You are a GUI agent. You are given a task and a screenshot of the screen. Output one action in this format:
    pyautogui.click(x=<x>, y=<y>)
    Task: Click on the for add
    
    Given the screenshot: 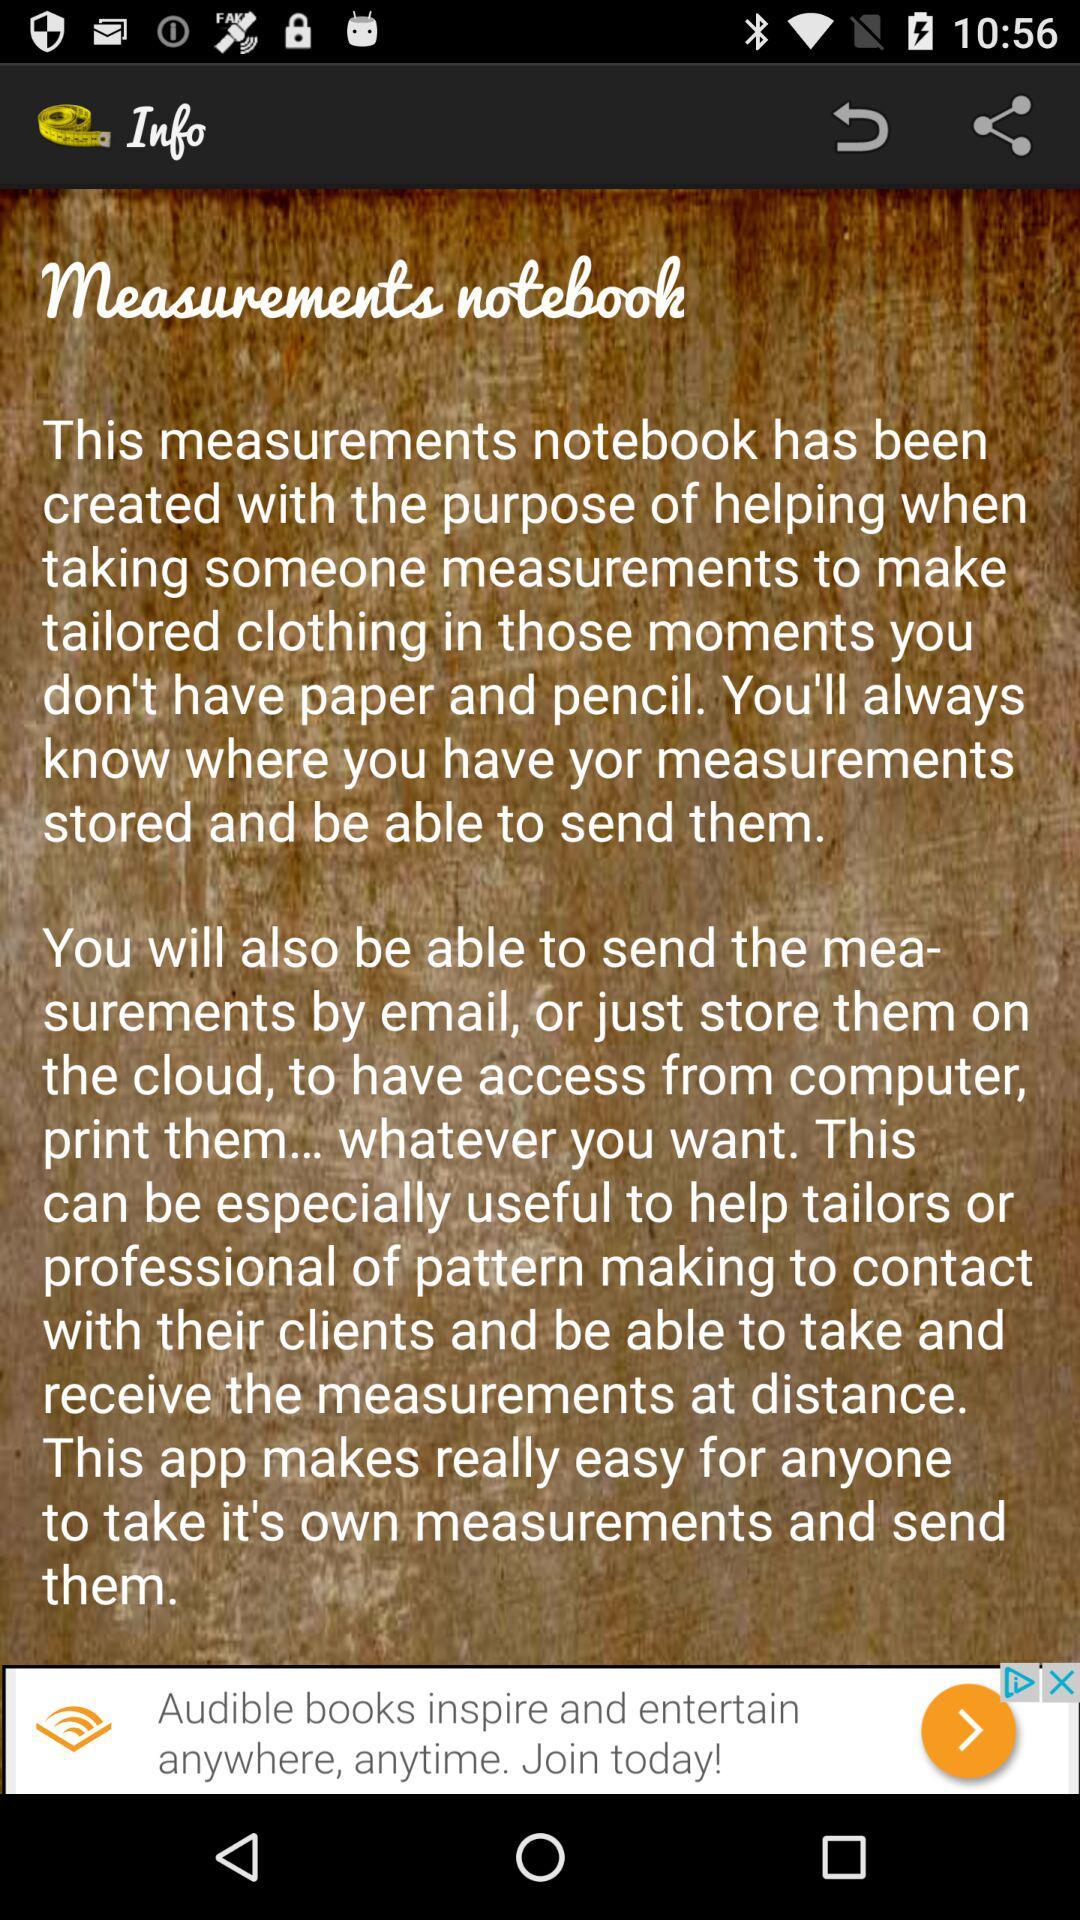 What is the action you would take?
    pyautogui.click(x=540, y=1727)
    